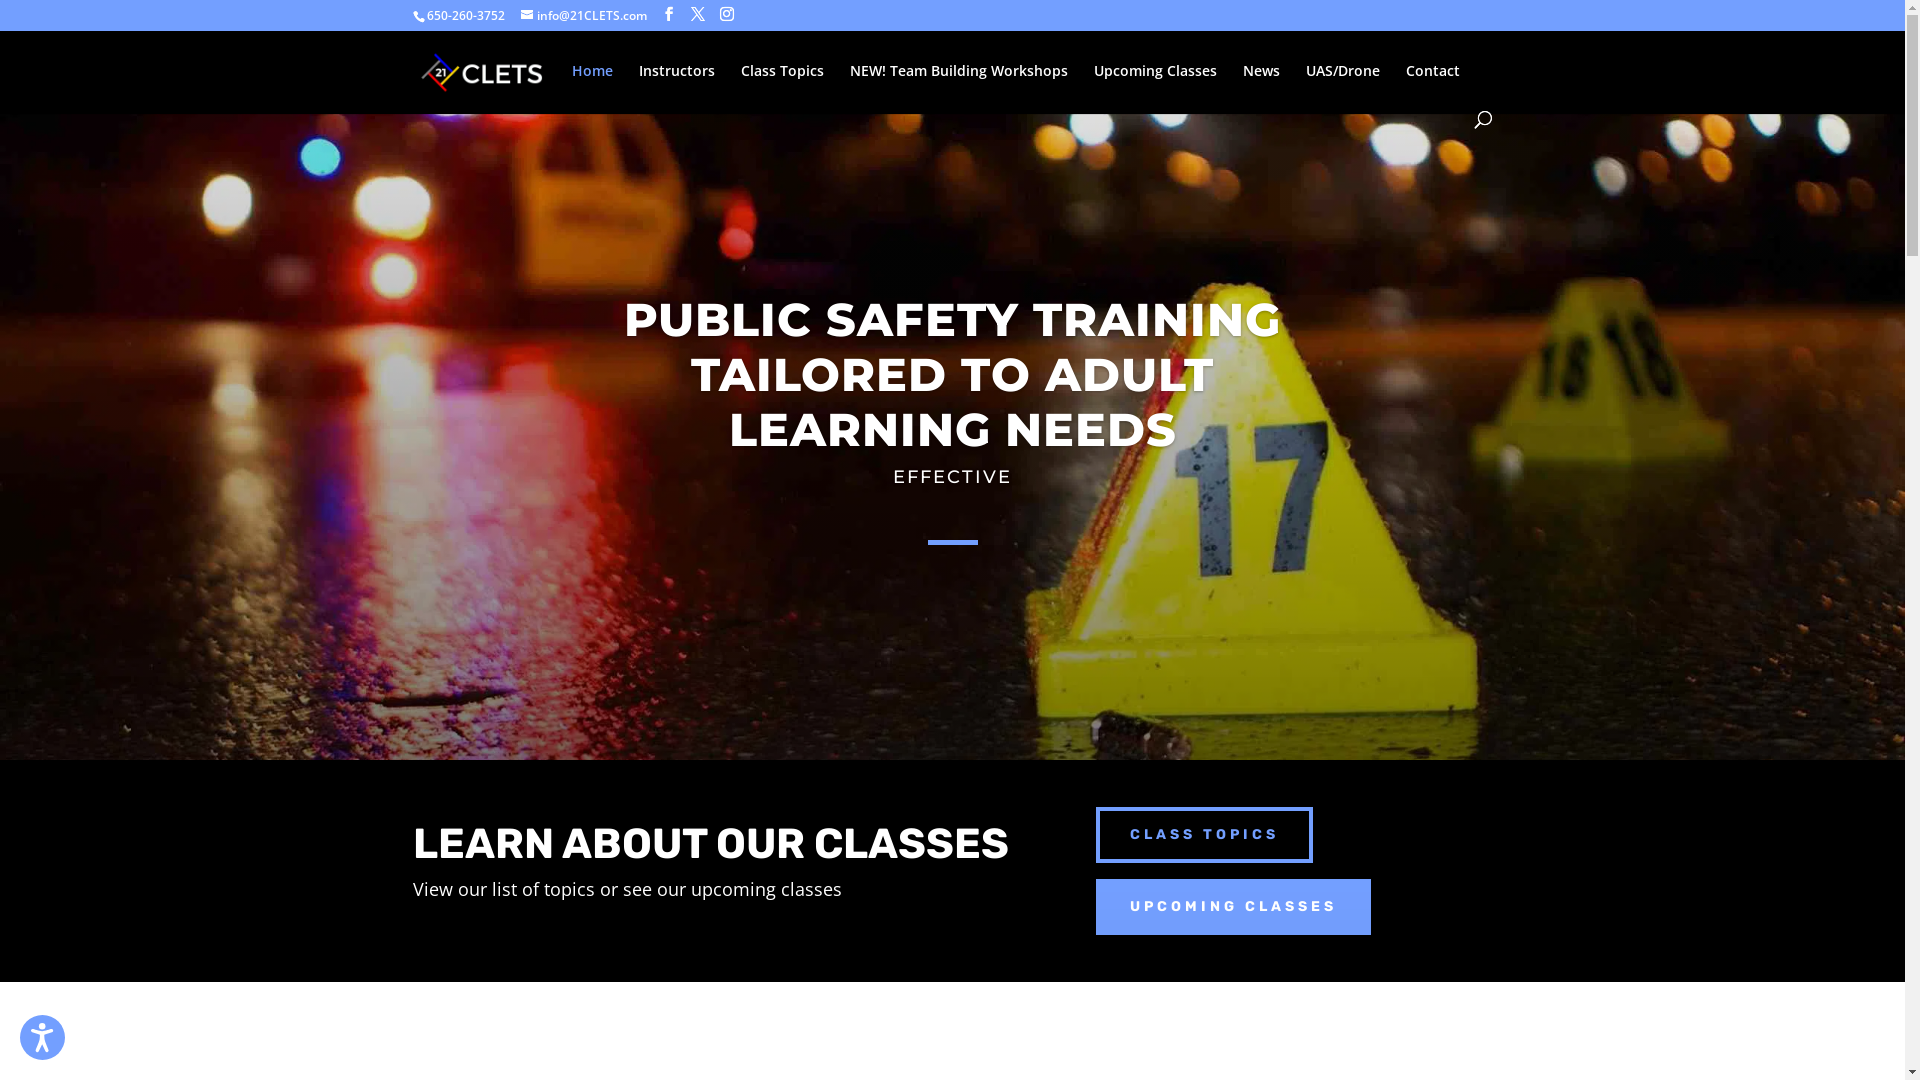  Describe the element at coordinates (1343, 86) in the screenshot. I see `'UAS/Drone'` at that location.